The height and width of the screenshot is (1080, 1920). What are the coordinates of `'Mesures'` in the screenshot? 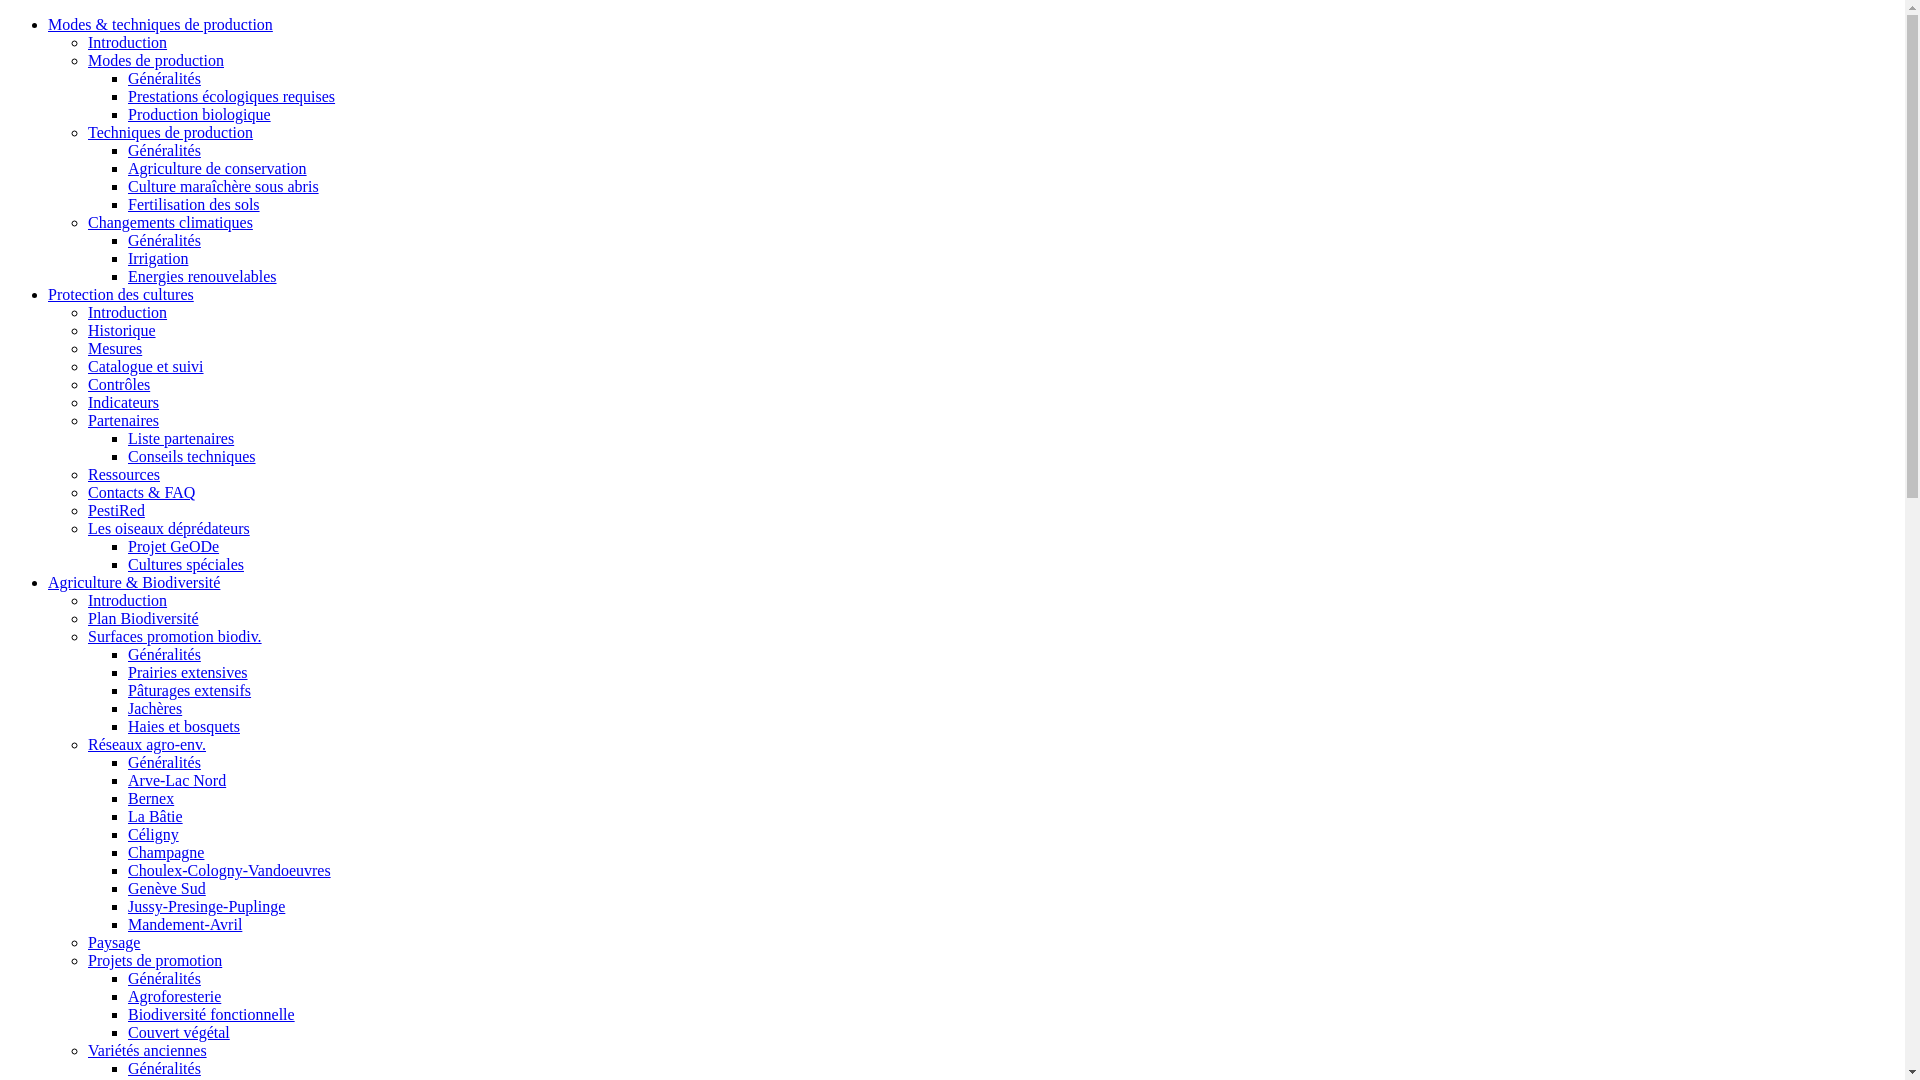 It's located at (86, 347).